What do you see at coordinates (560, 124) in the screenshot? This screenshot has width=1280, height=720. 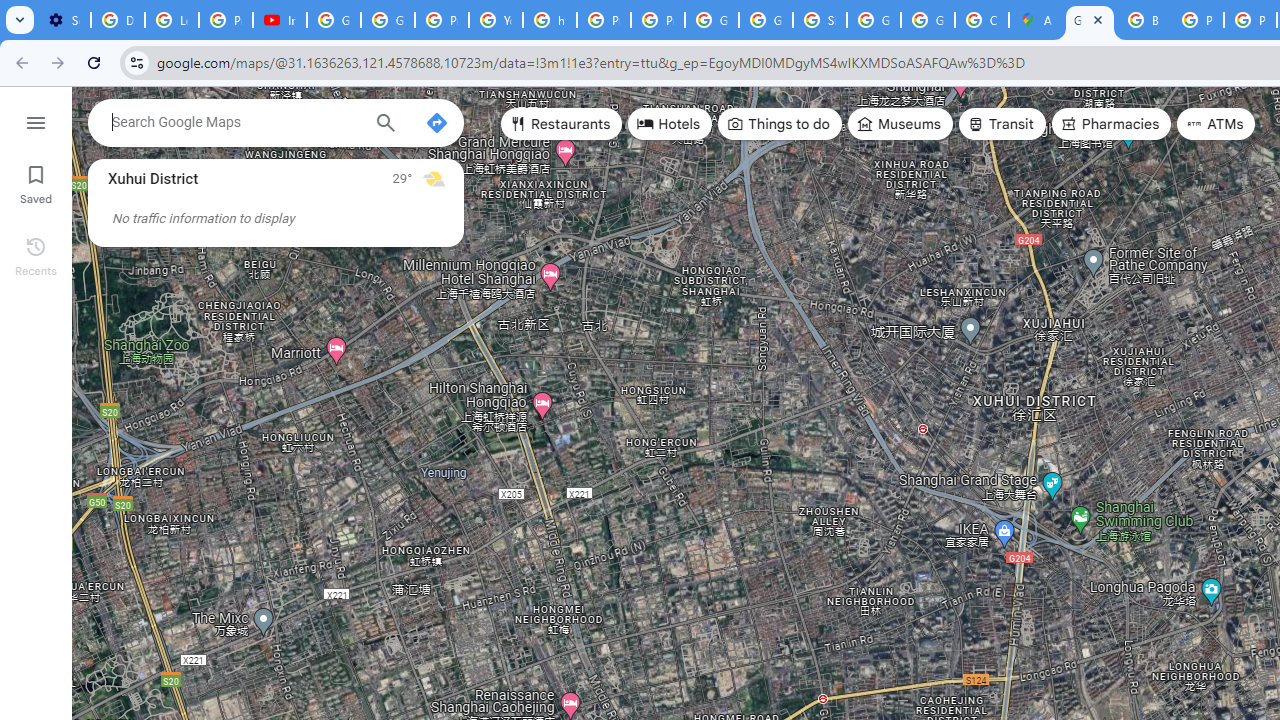 I see `'Restaurants'` at bounding box center [560, 124].